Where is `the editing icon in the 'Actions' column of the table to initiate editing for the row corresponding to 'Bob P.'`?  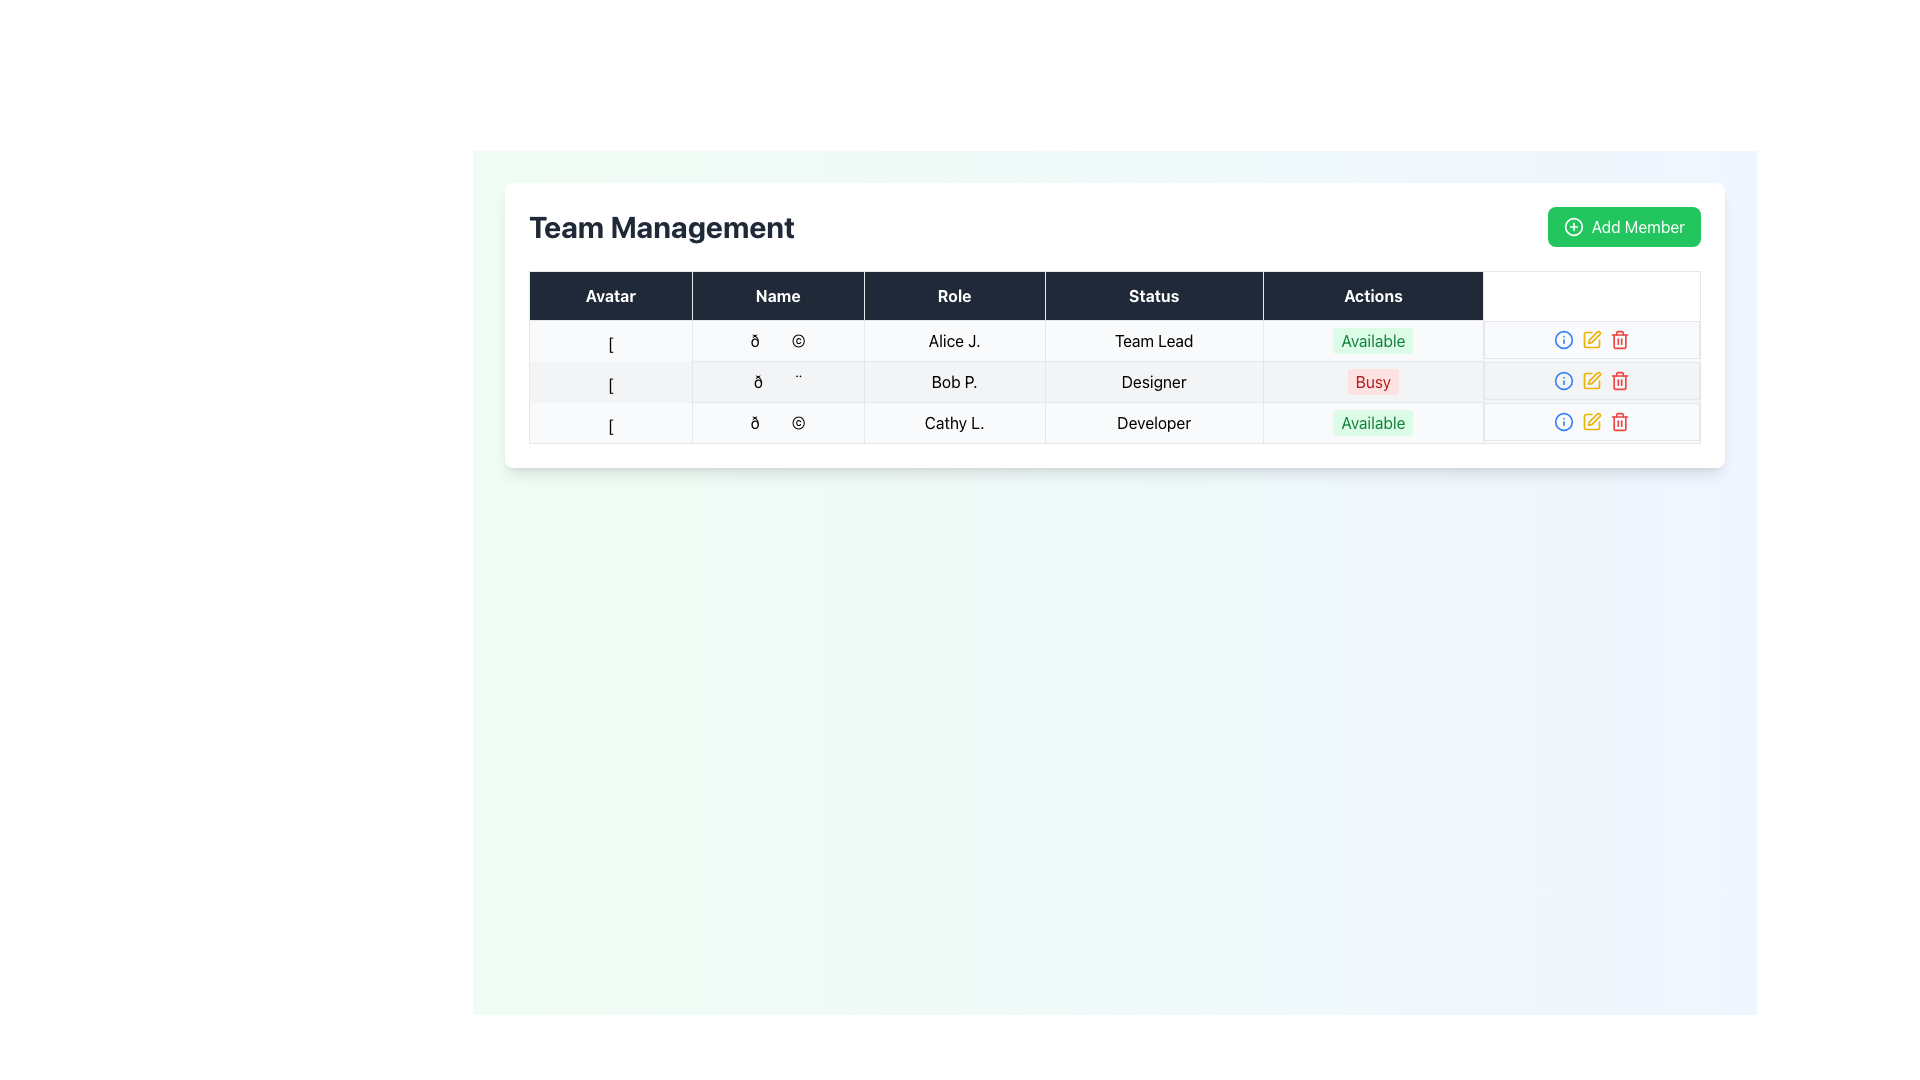 the editing icon in the 'Actions' column of the table to initiate editing for the row corresponding to 'Bob P.' is located at coordinates (1593, 335).